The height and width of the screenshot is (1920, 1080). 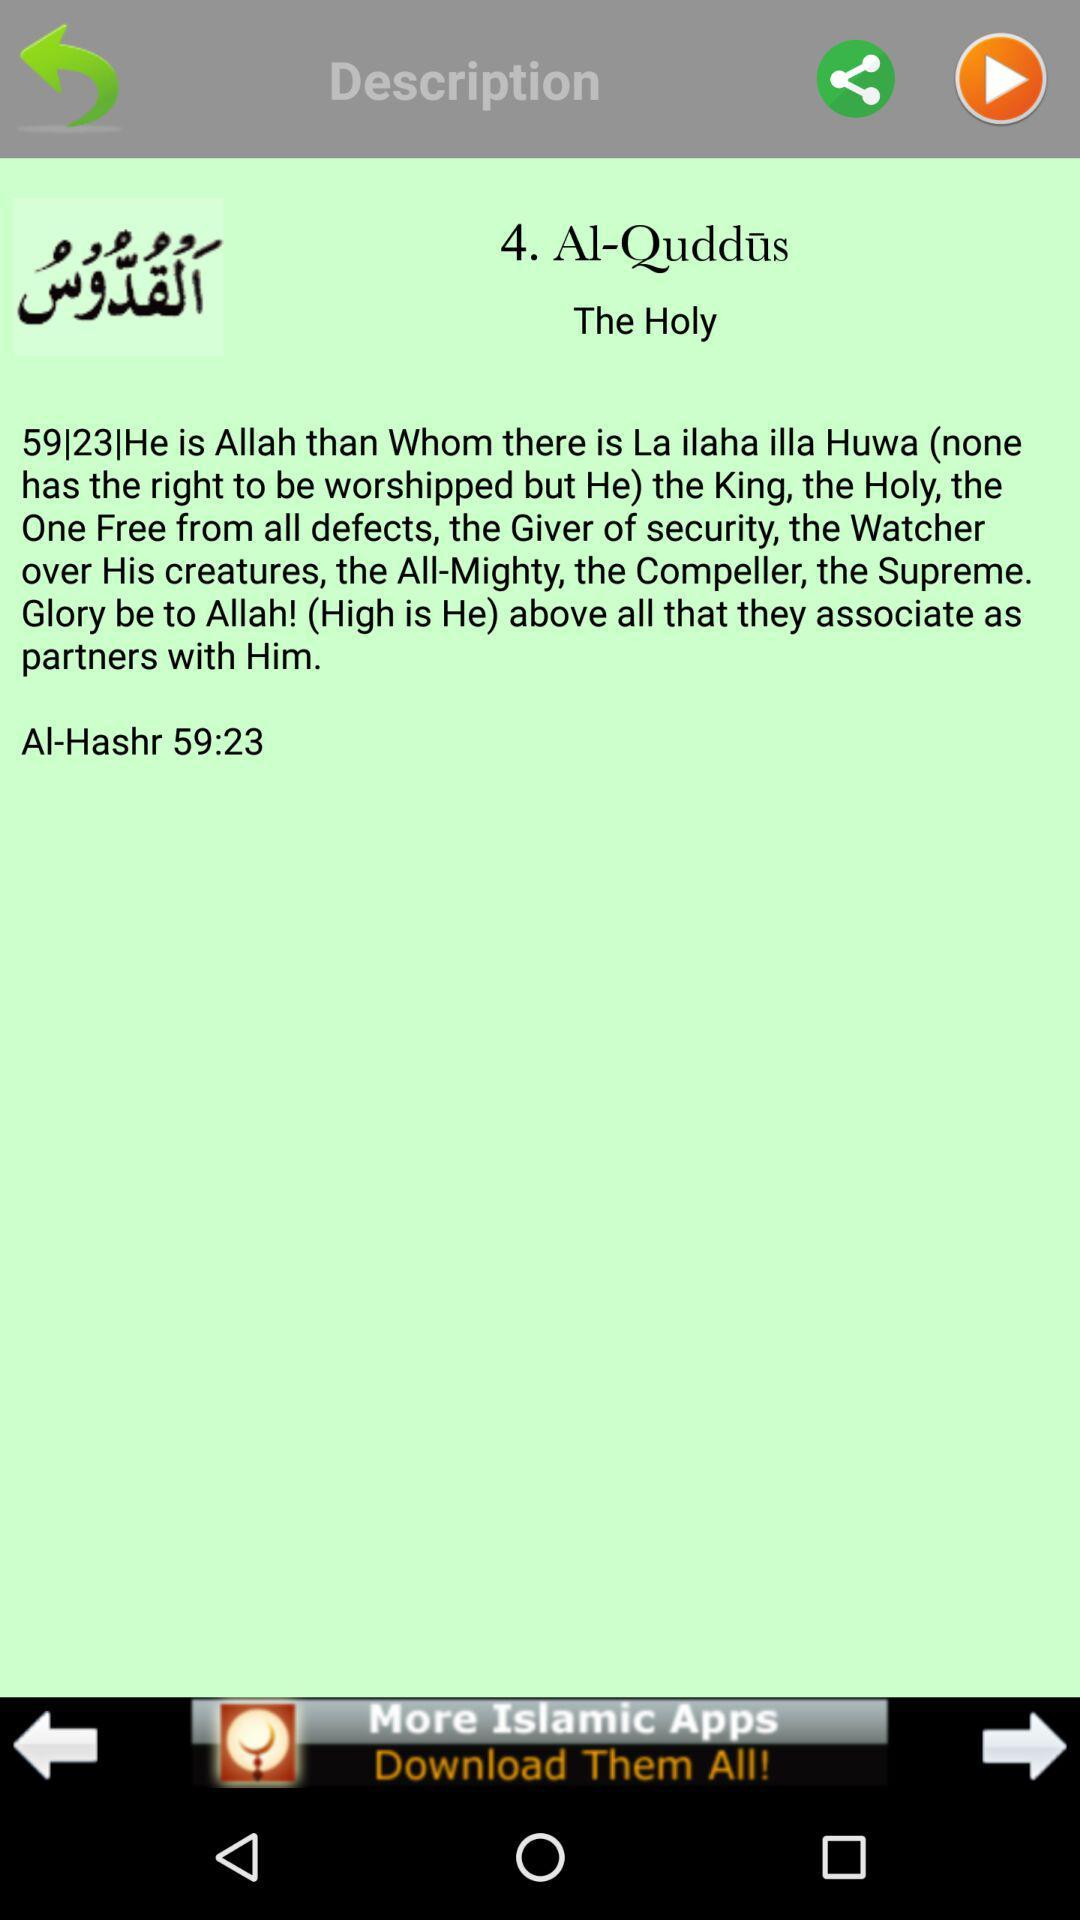 What do you see at coordinates (855, 78) in the screenshot?
I see `the icon next to the description icon` at bounding box center [855, 78].